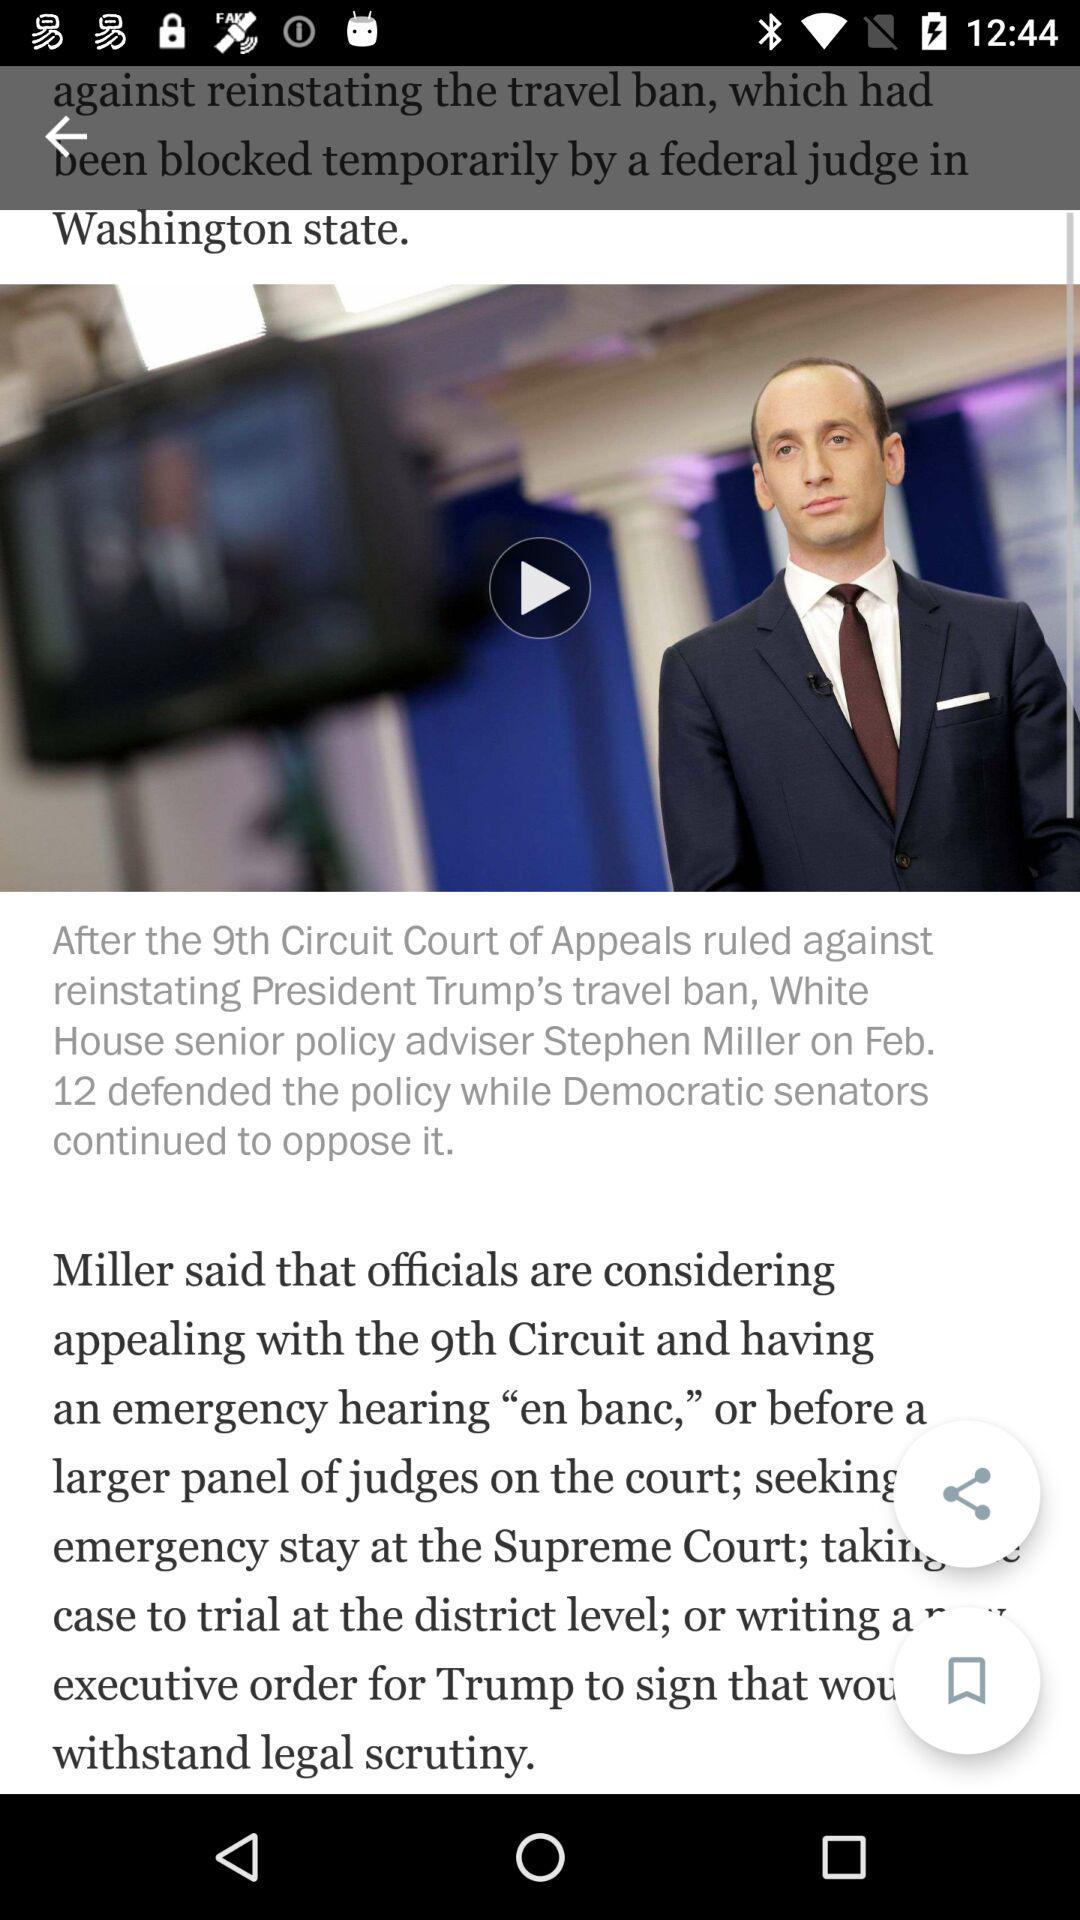  Describe the element at coordinates (64, 135) in the screenshot. I see `back` at that location.